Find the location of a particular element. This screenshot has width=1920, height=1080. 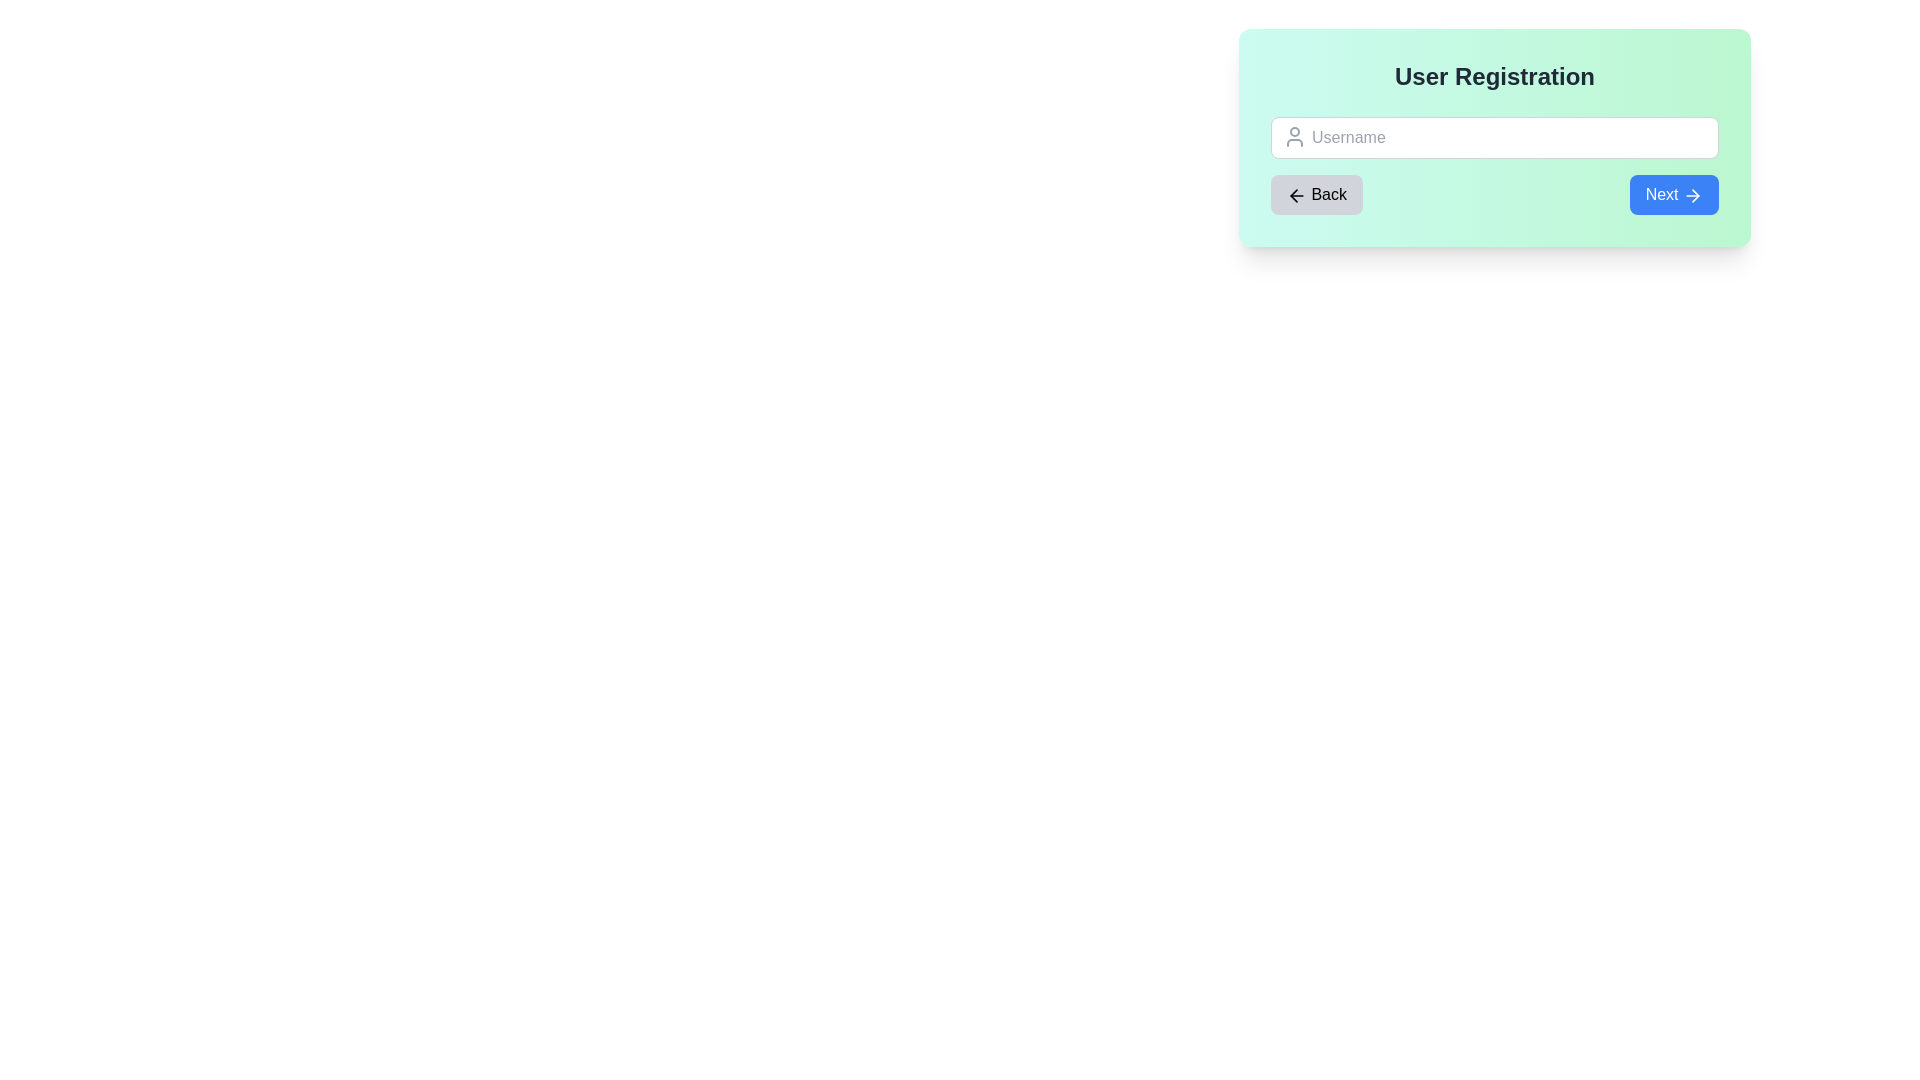

the left-pointing arrow icon, which is part of the 'Back' button in the user registration form is located at coordinates (1296, 195).